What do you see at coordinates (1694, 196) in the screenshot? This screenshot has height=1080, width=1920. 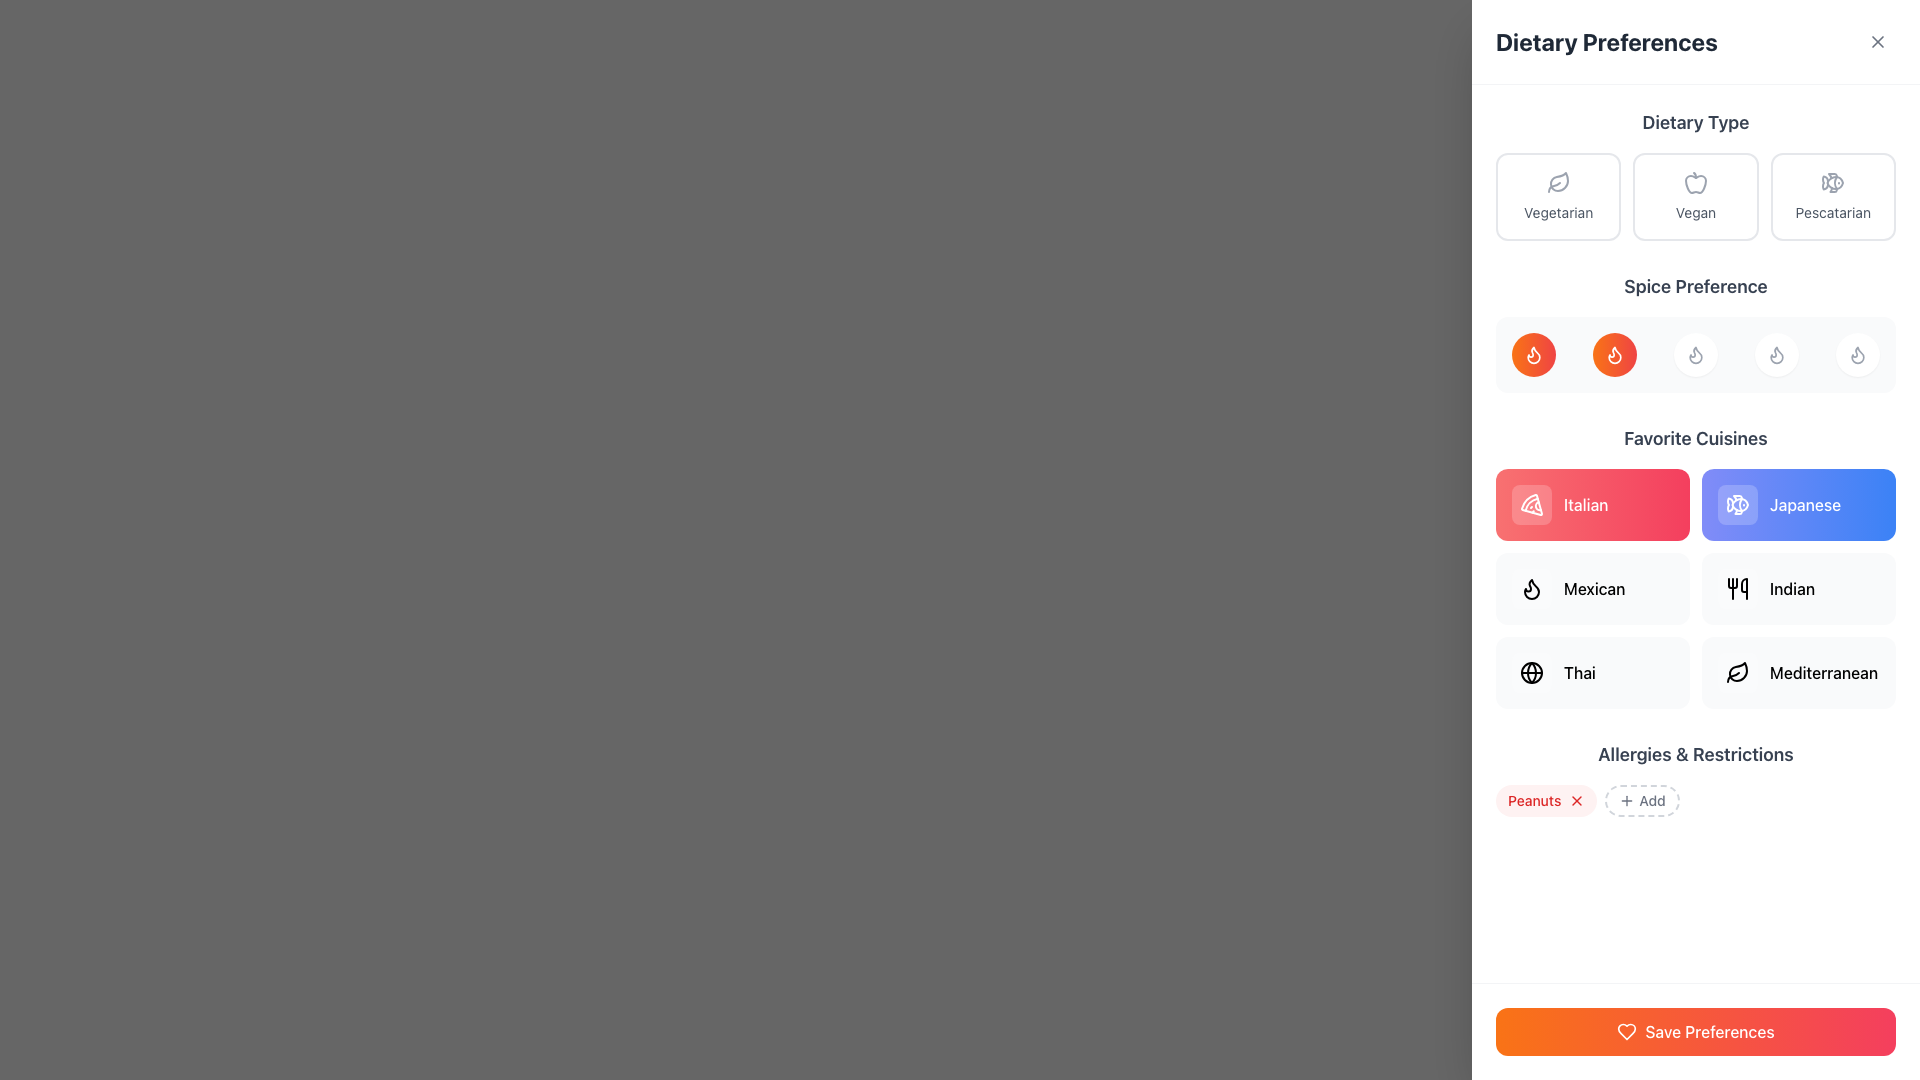 I see `the 'Vegan' dietary type button located centrally between the 'Vegetarian' and 'Pescatarian' buttons in the Dietary Type section of the modal` at bounding box center [1694, 196].